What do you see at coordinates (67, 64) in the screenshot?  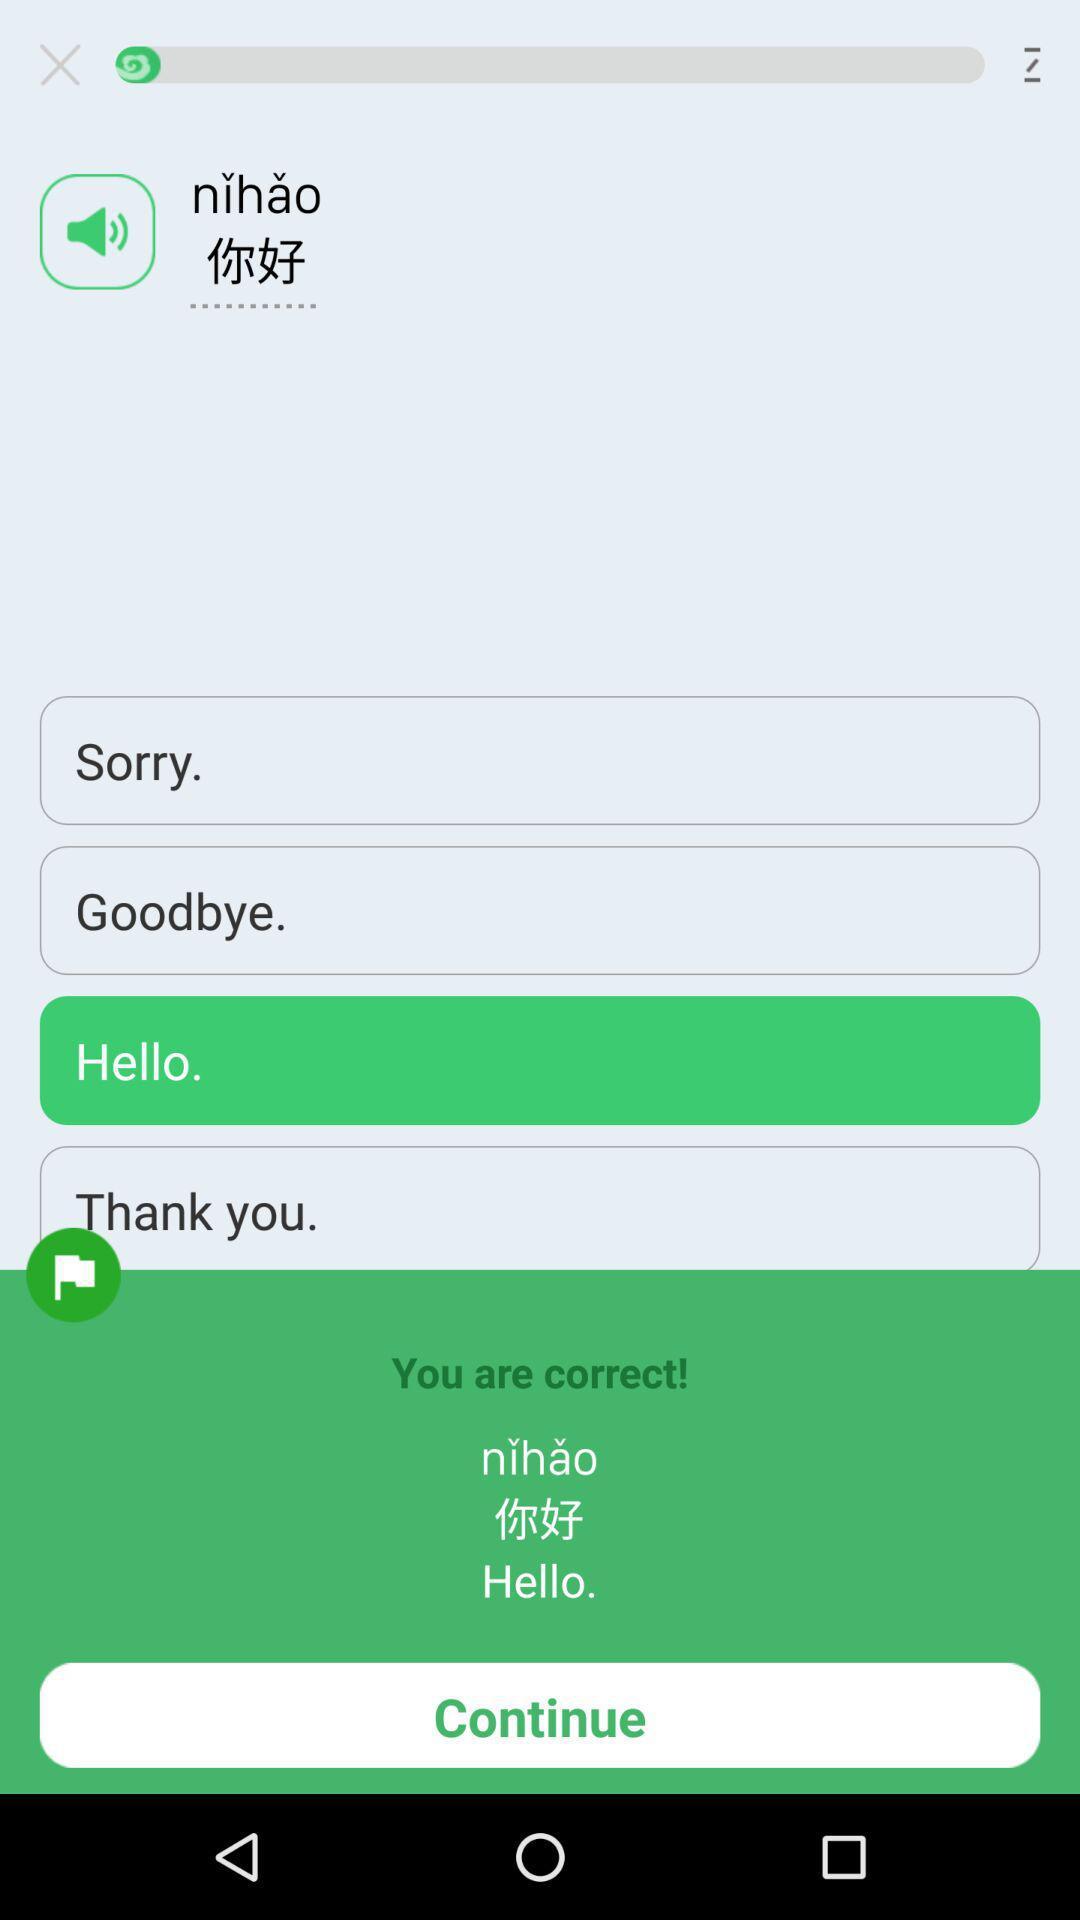 I see `close` at bounding box center [67, 64].